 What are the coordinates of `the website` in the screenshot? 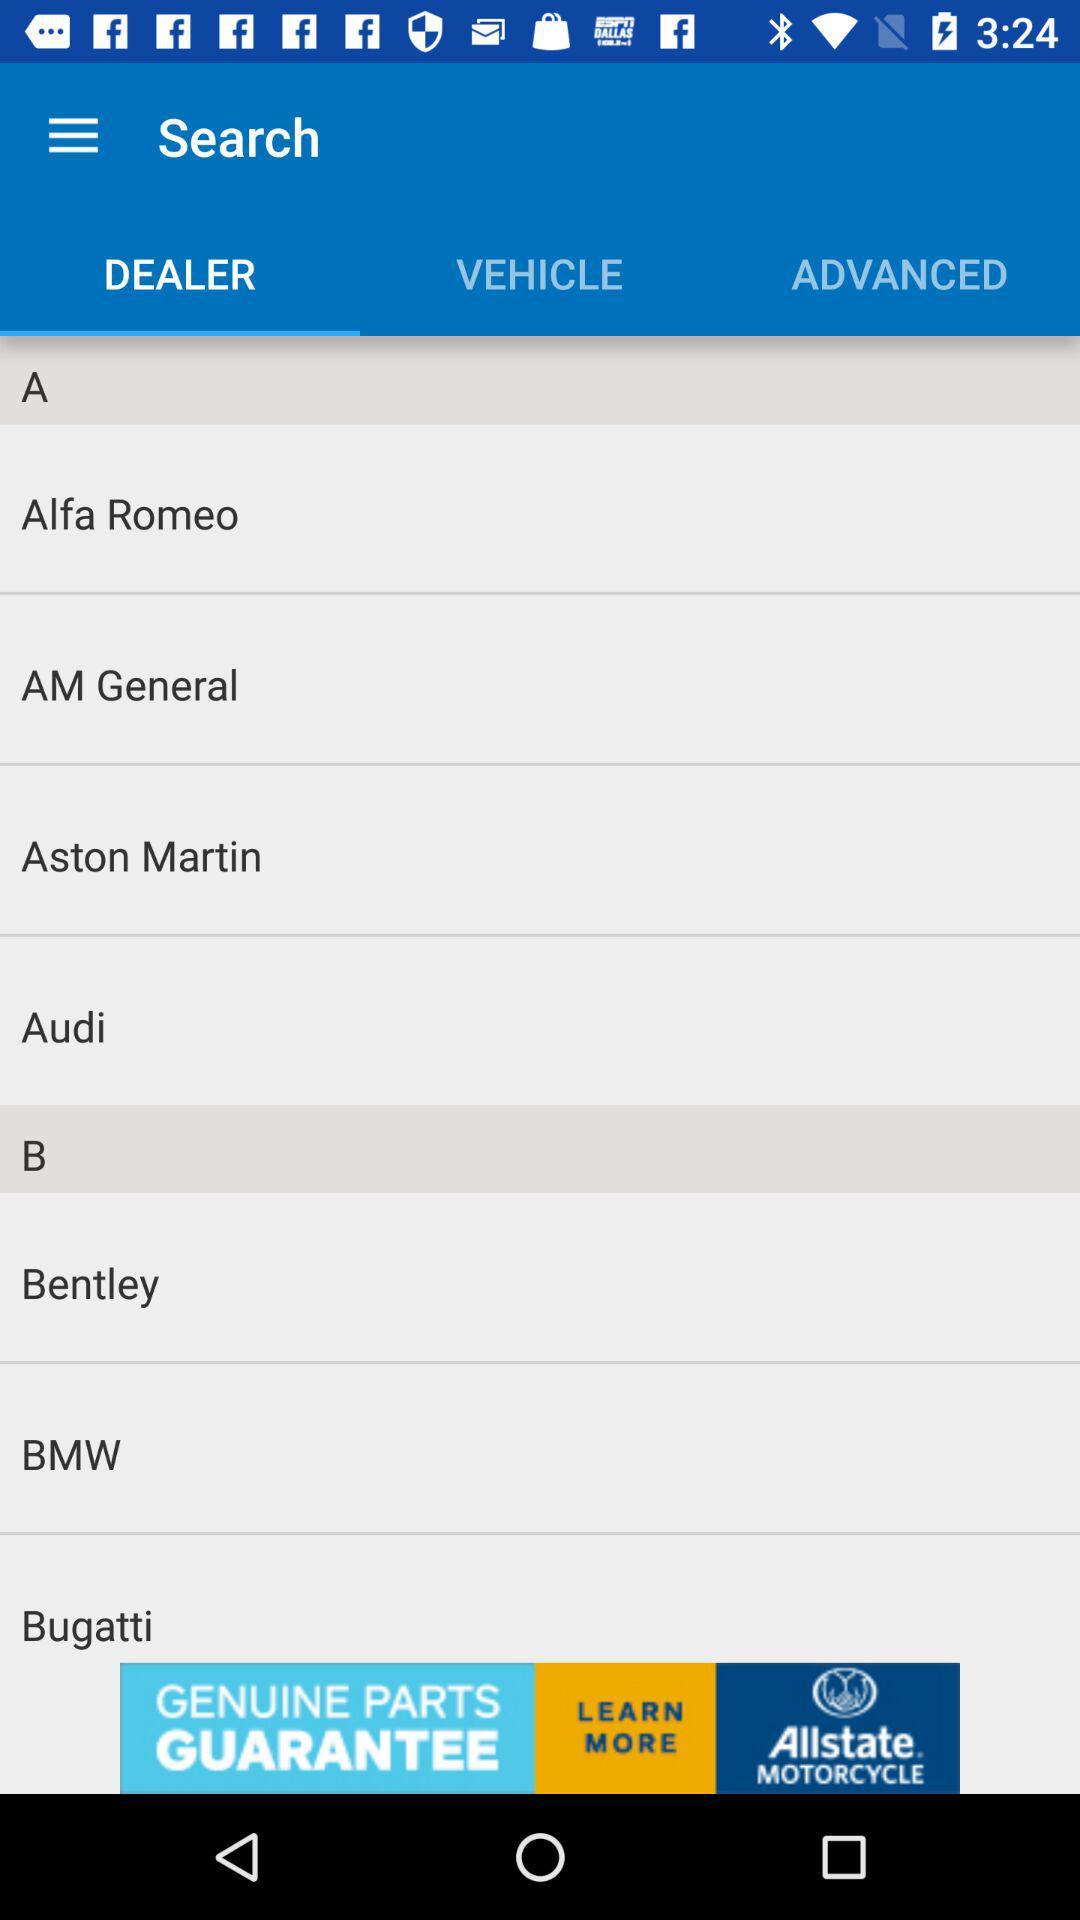 It's located at (540, 1727).